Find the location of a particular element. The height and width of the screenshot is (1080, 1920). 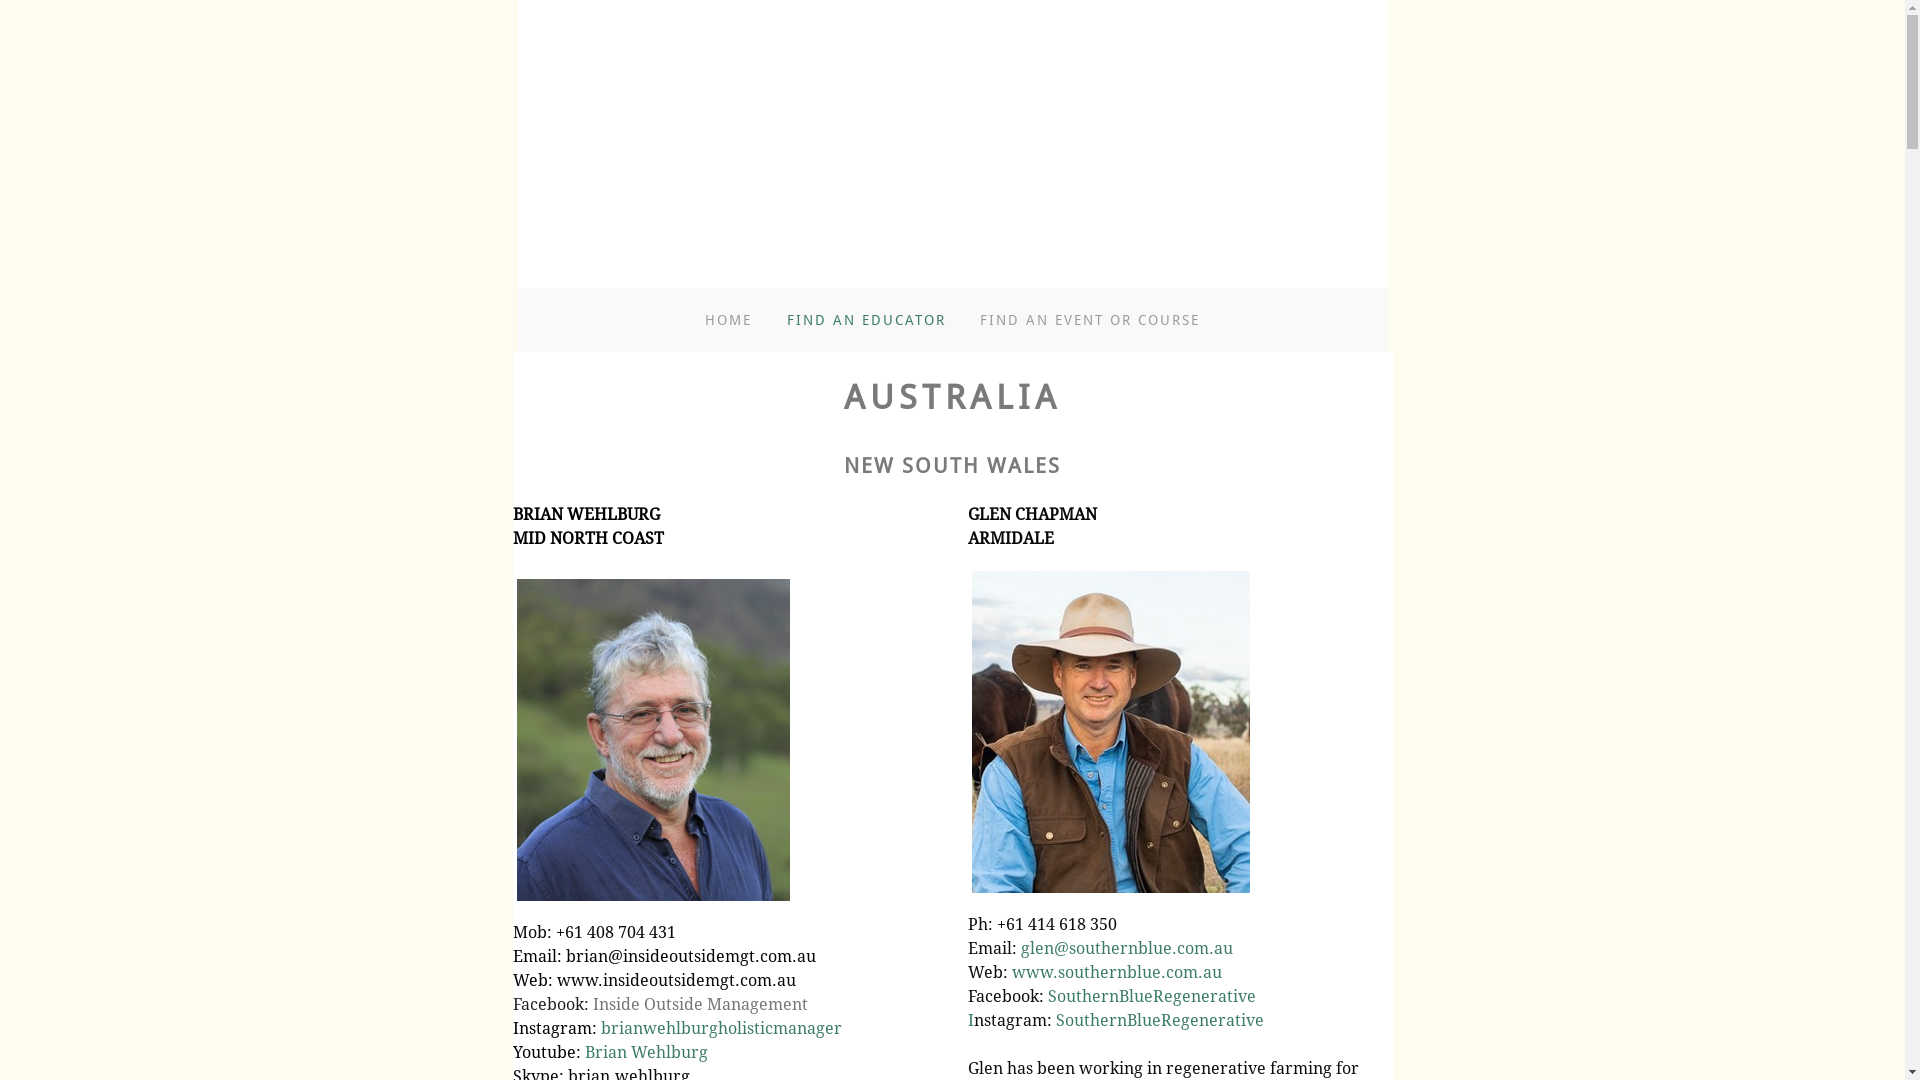

'brian@insideoutsidemgt.com.au' is located at coordinates (565, 955).